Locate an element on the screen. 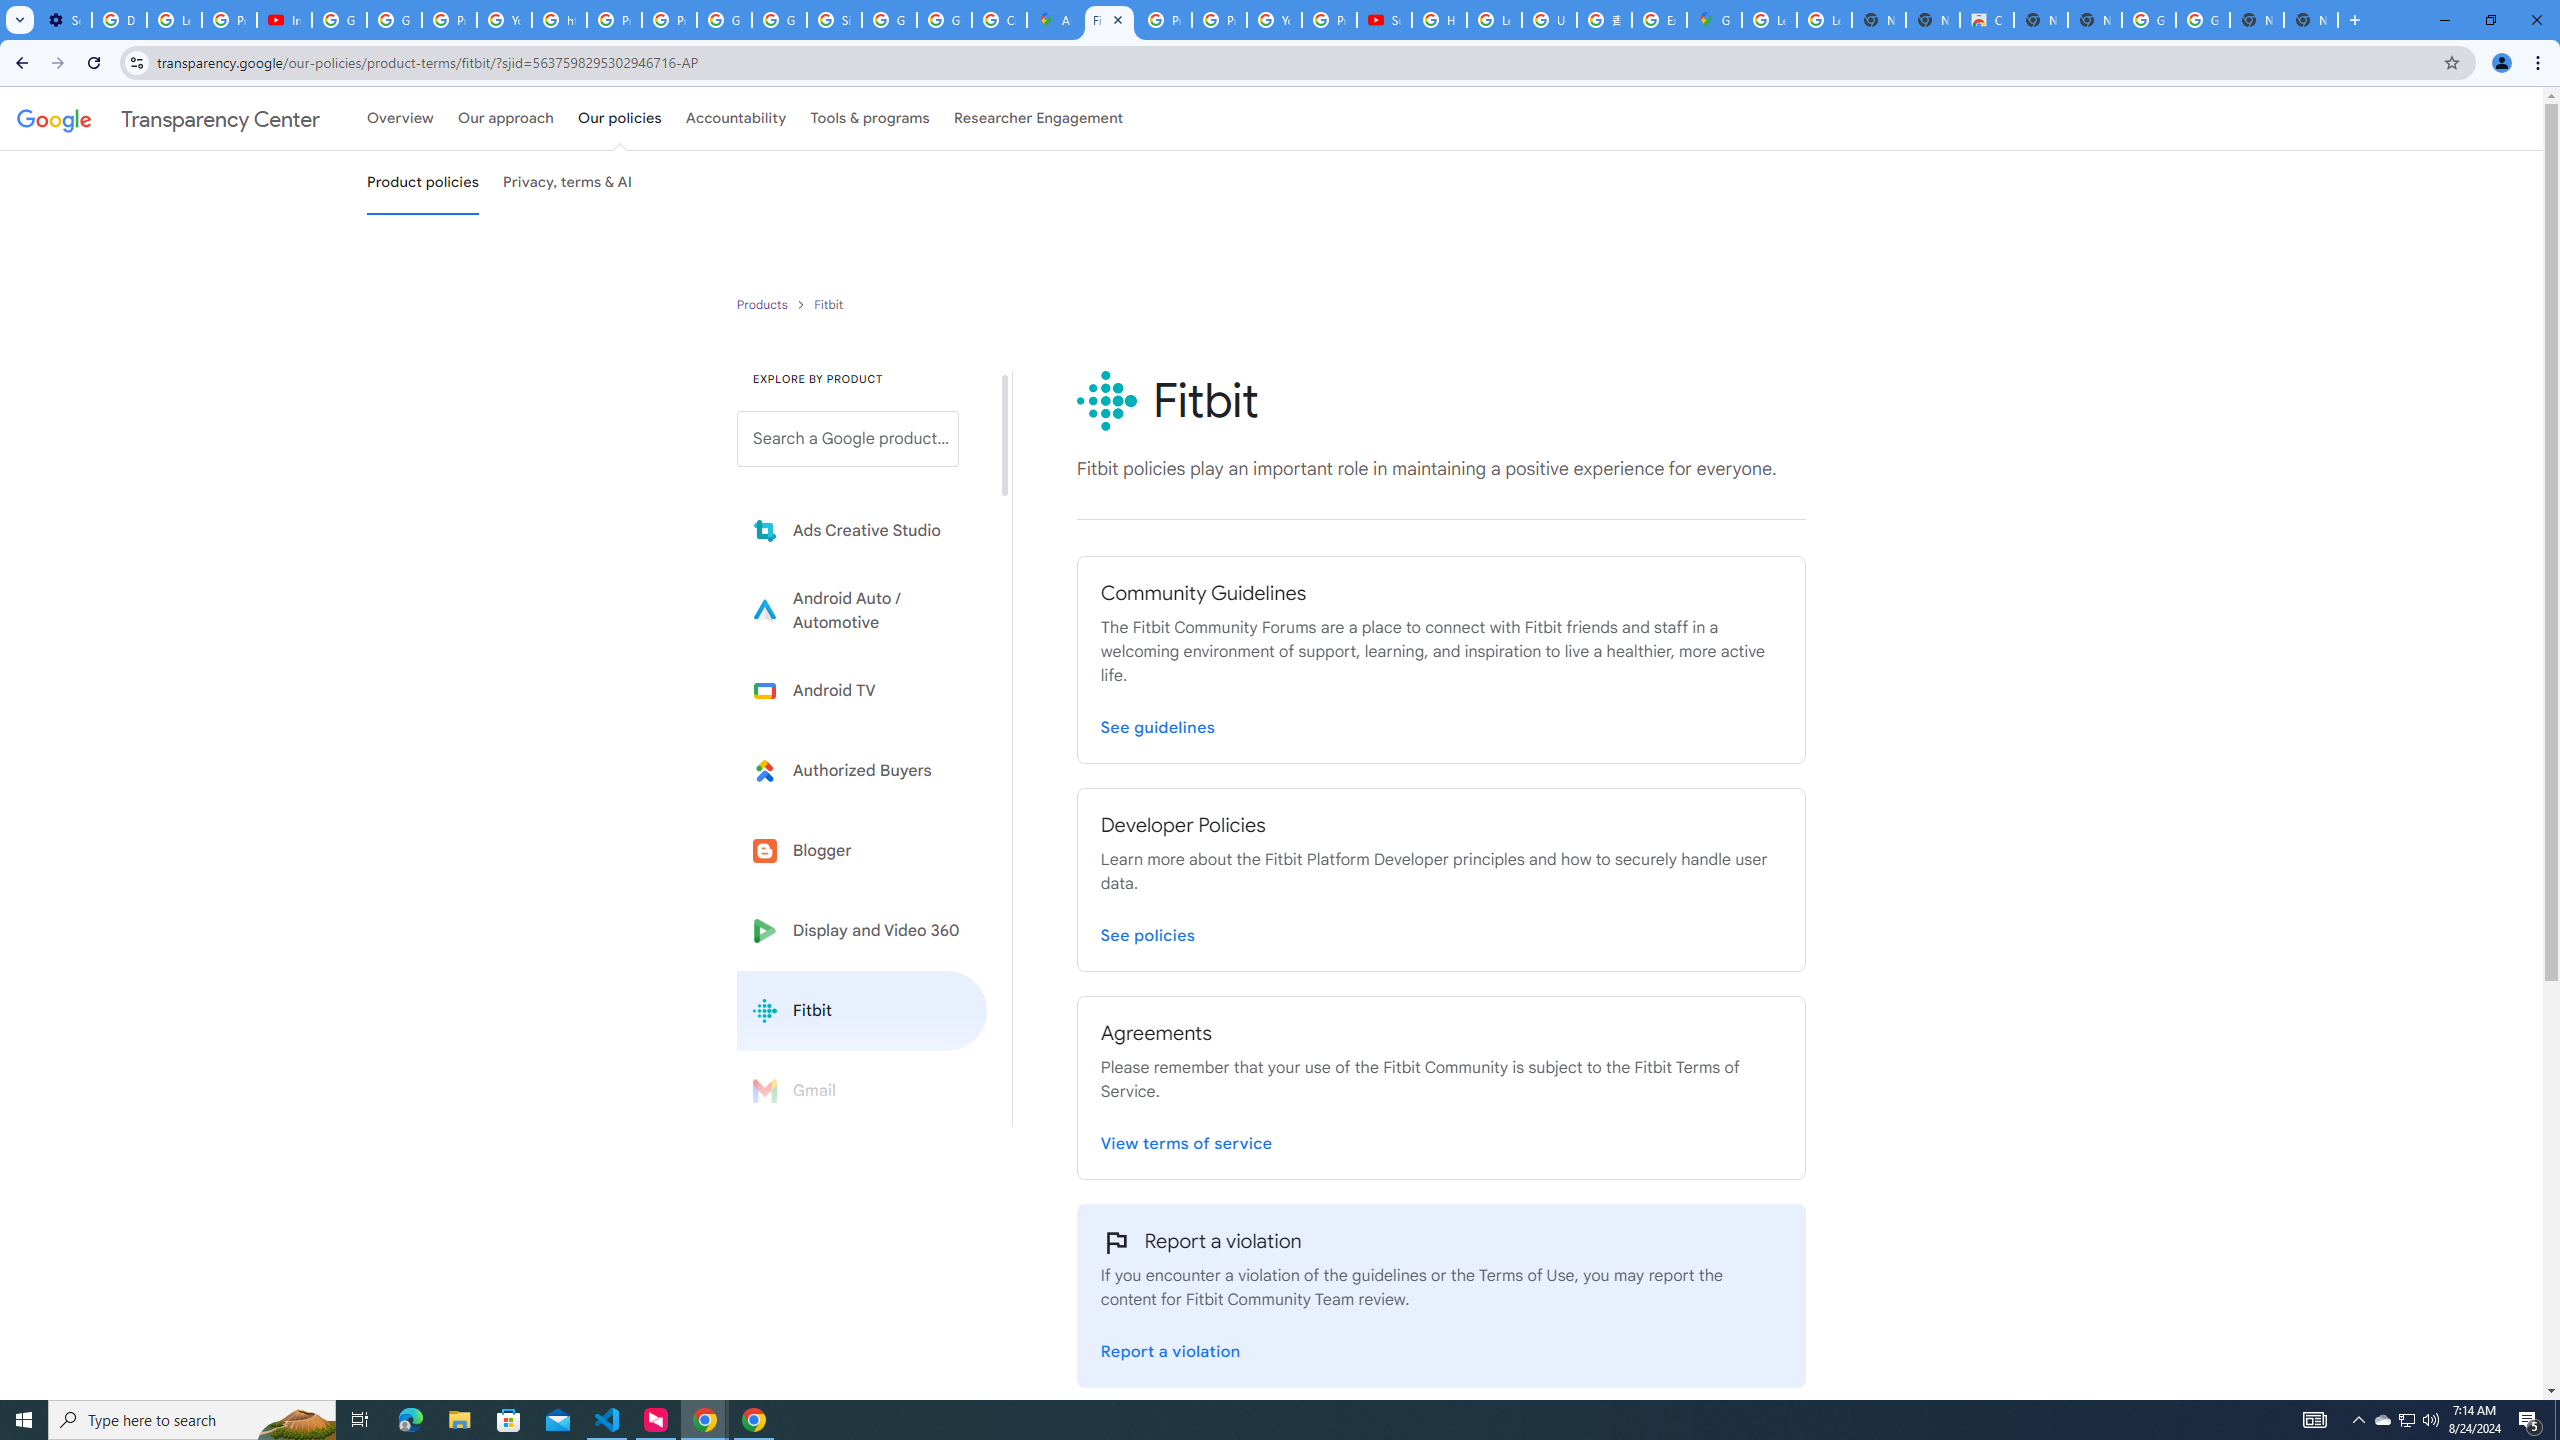 The image size is (2560, 1440). 'Read Fitbit Terms of Service page' is located at coordinates (1186, 1138).